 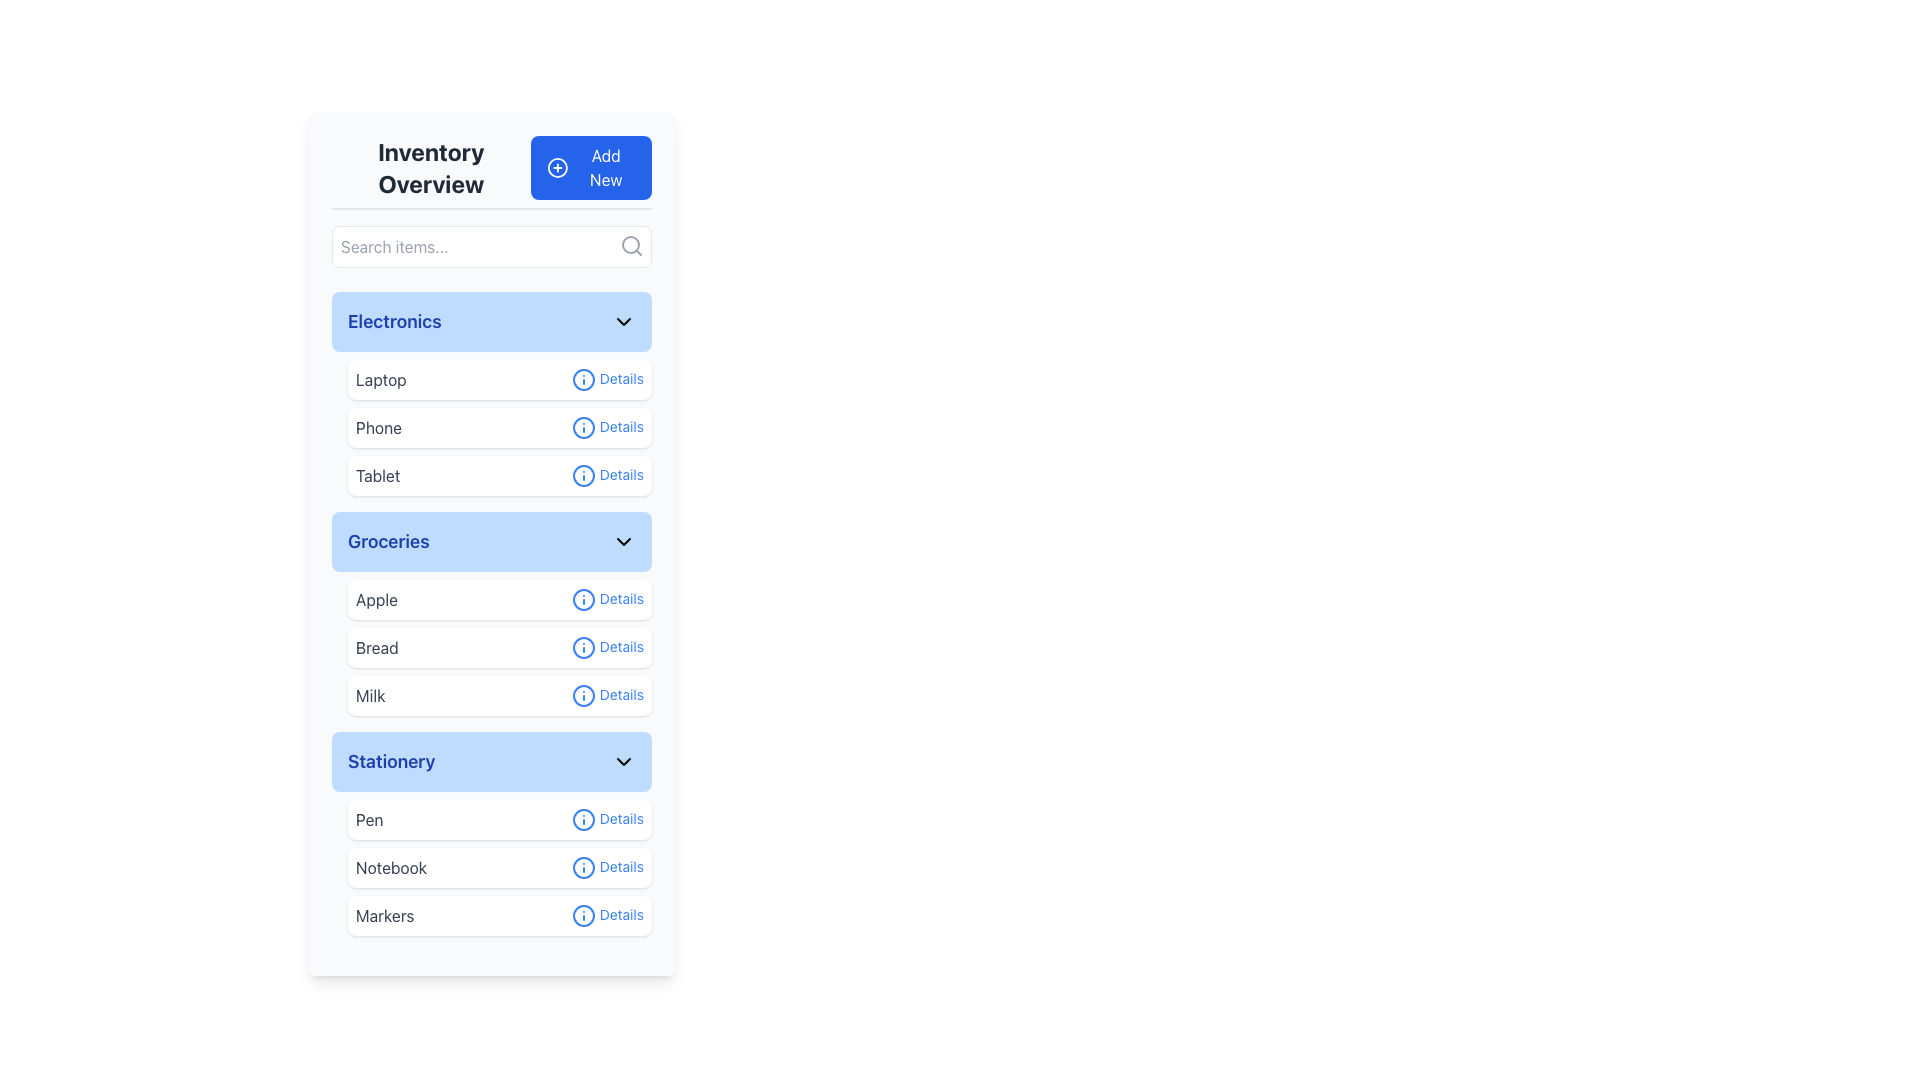 What do you see at coordinates (606, 427) in the screenshot?
I see `the blue 'Details' hyperlink located in the right section of the 'Phone' entry in the 'Electronics' category` at bounding box center [606, 427].